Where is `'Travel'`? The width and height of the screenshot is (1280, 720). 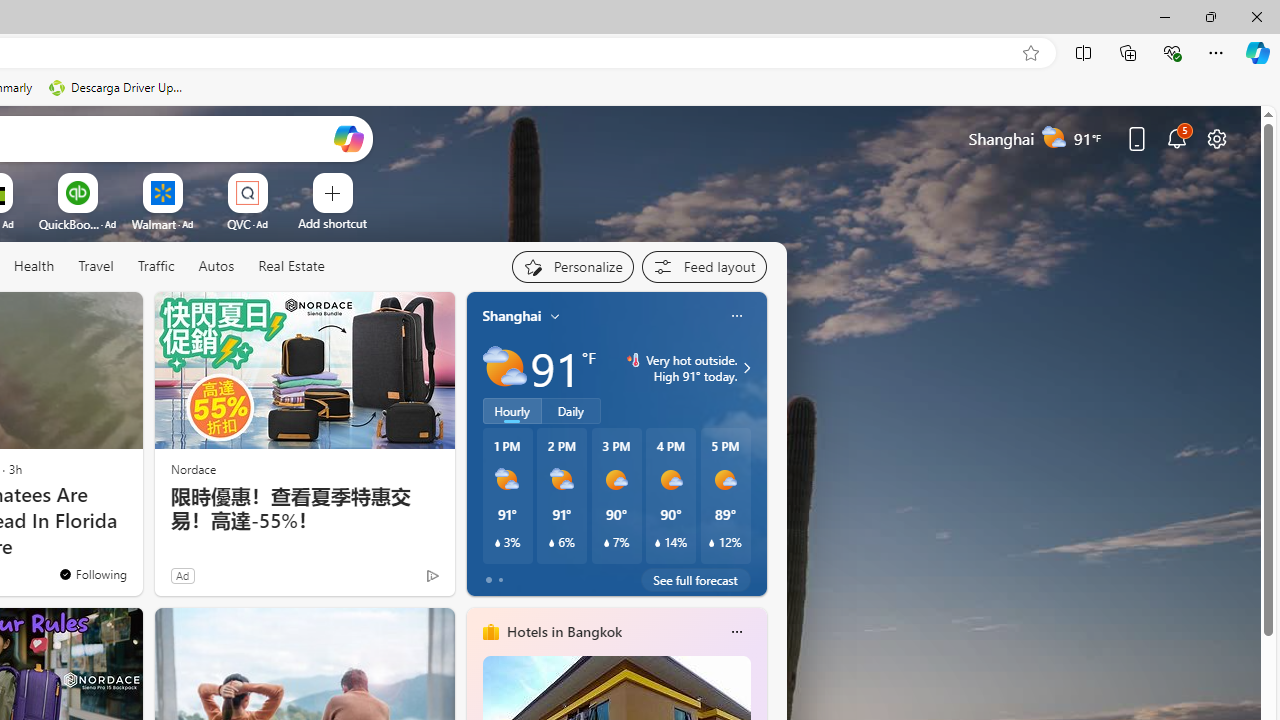 'Travel' is located at coordinates (95, 266).